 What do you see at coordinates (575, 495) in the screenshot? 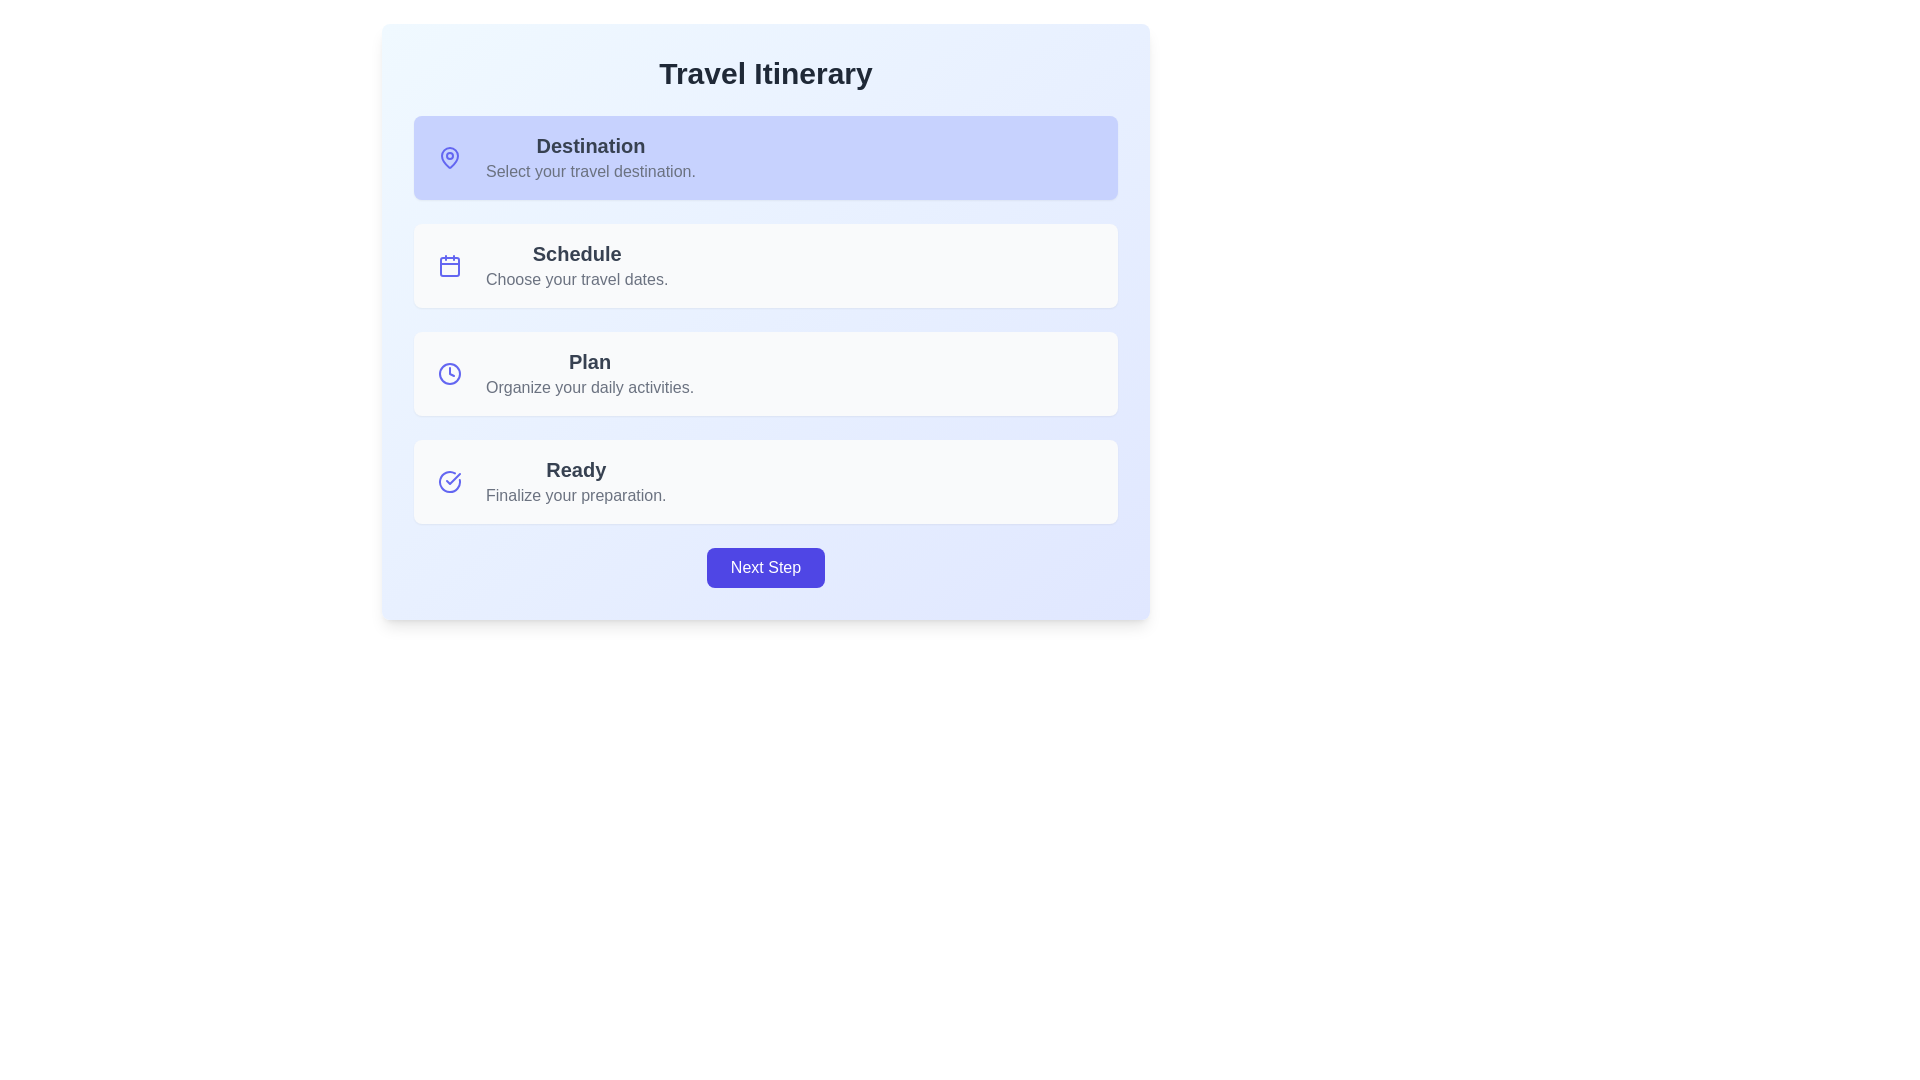
I see `the static text label that provides context or instructions related to the 'Ready' section, positioned just above the 'Next Step' button` at bounding box center [575, 495].